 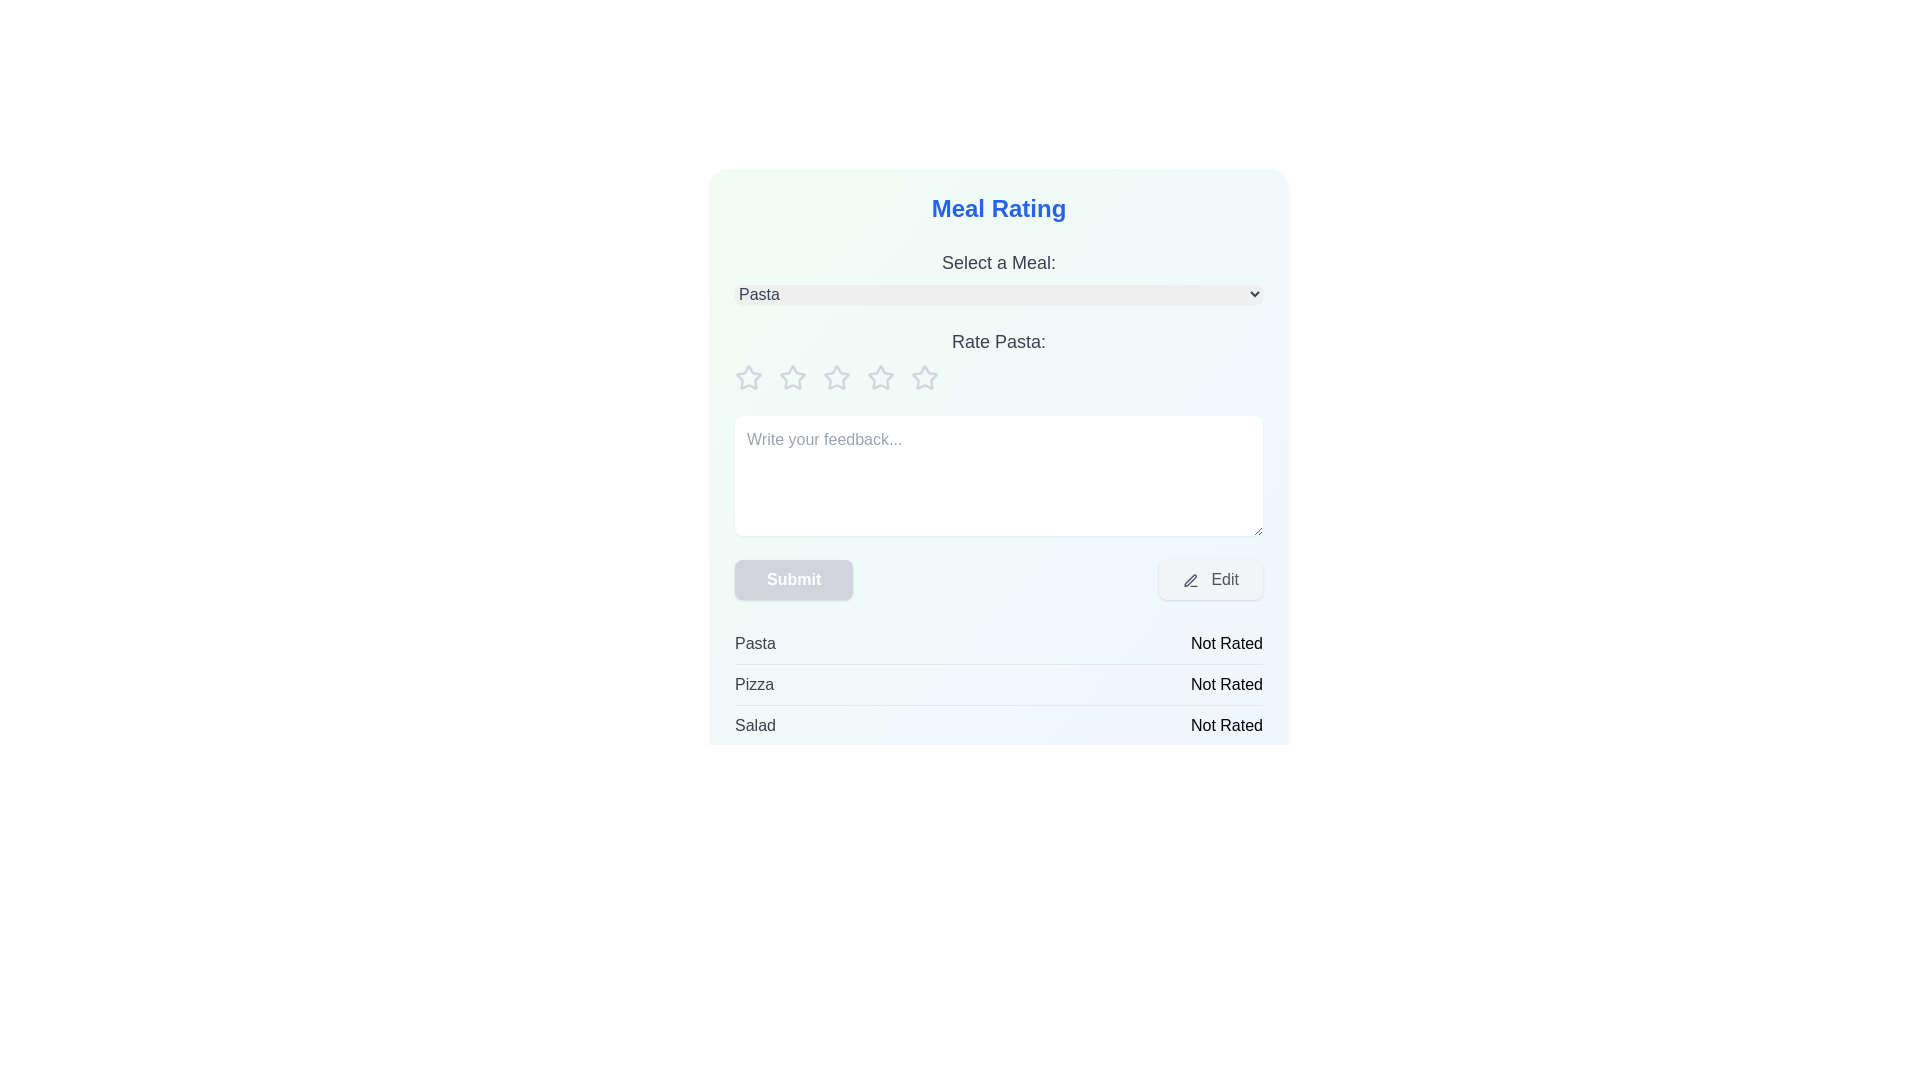 I want to click on the dropdown menu labeled 'Select a Meal:', so click(x=998, y=276).